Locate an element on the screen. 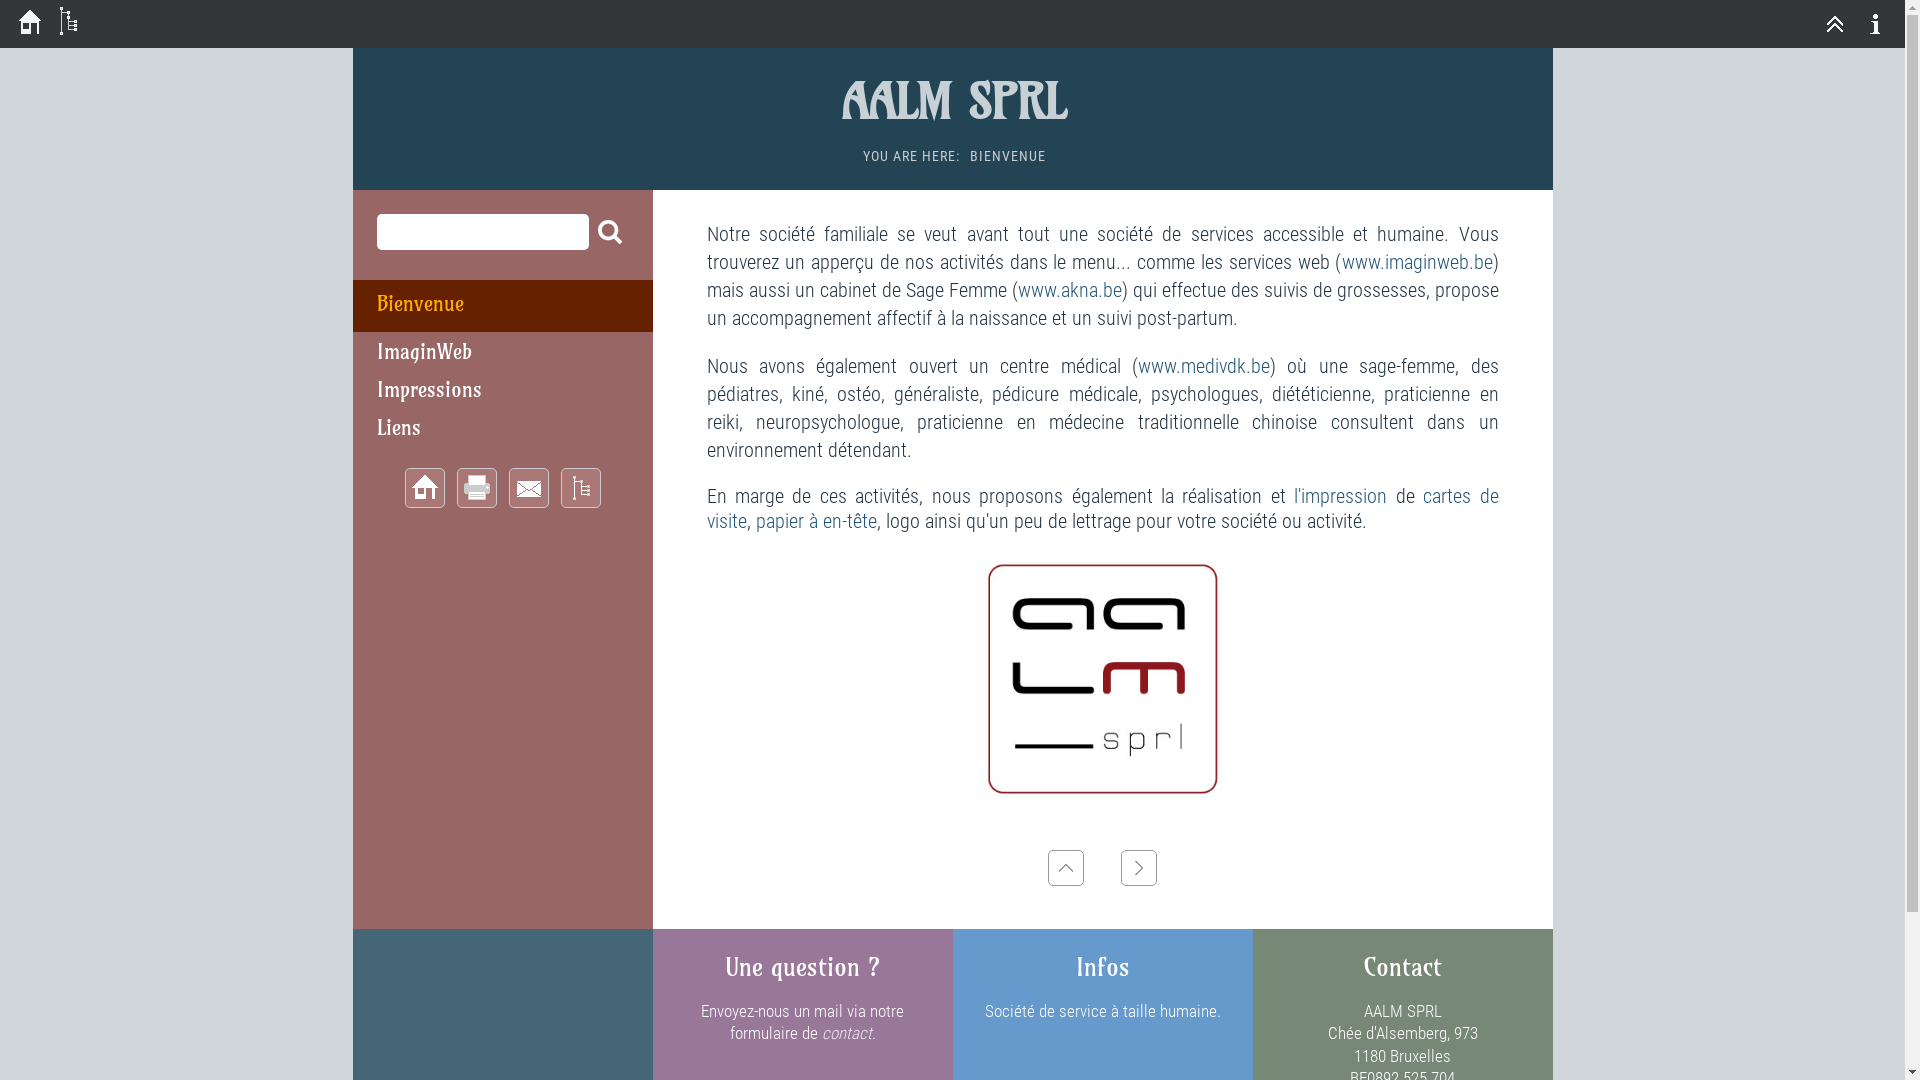  'contact' is located at coordinates (846, 1033).